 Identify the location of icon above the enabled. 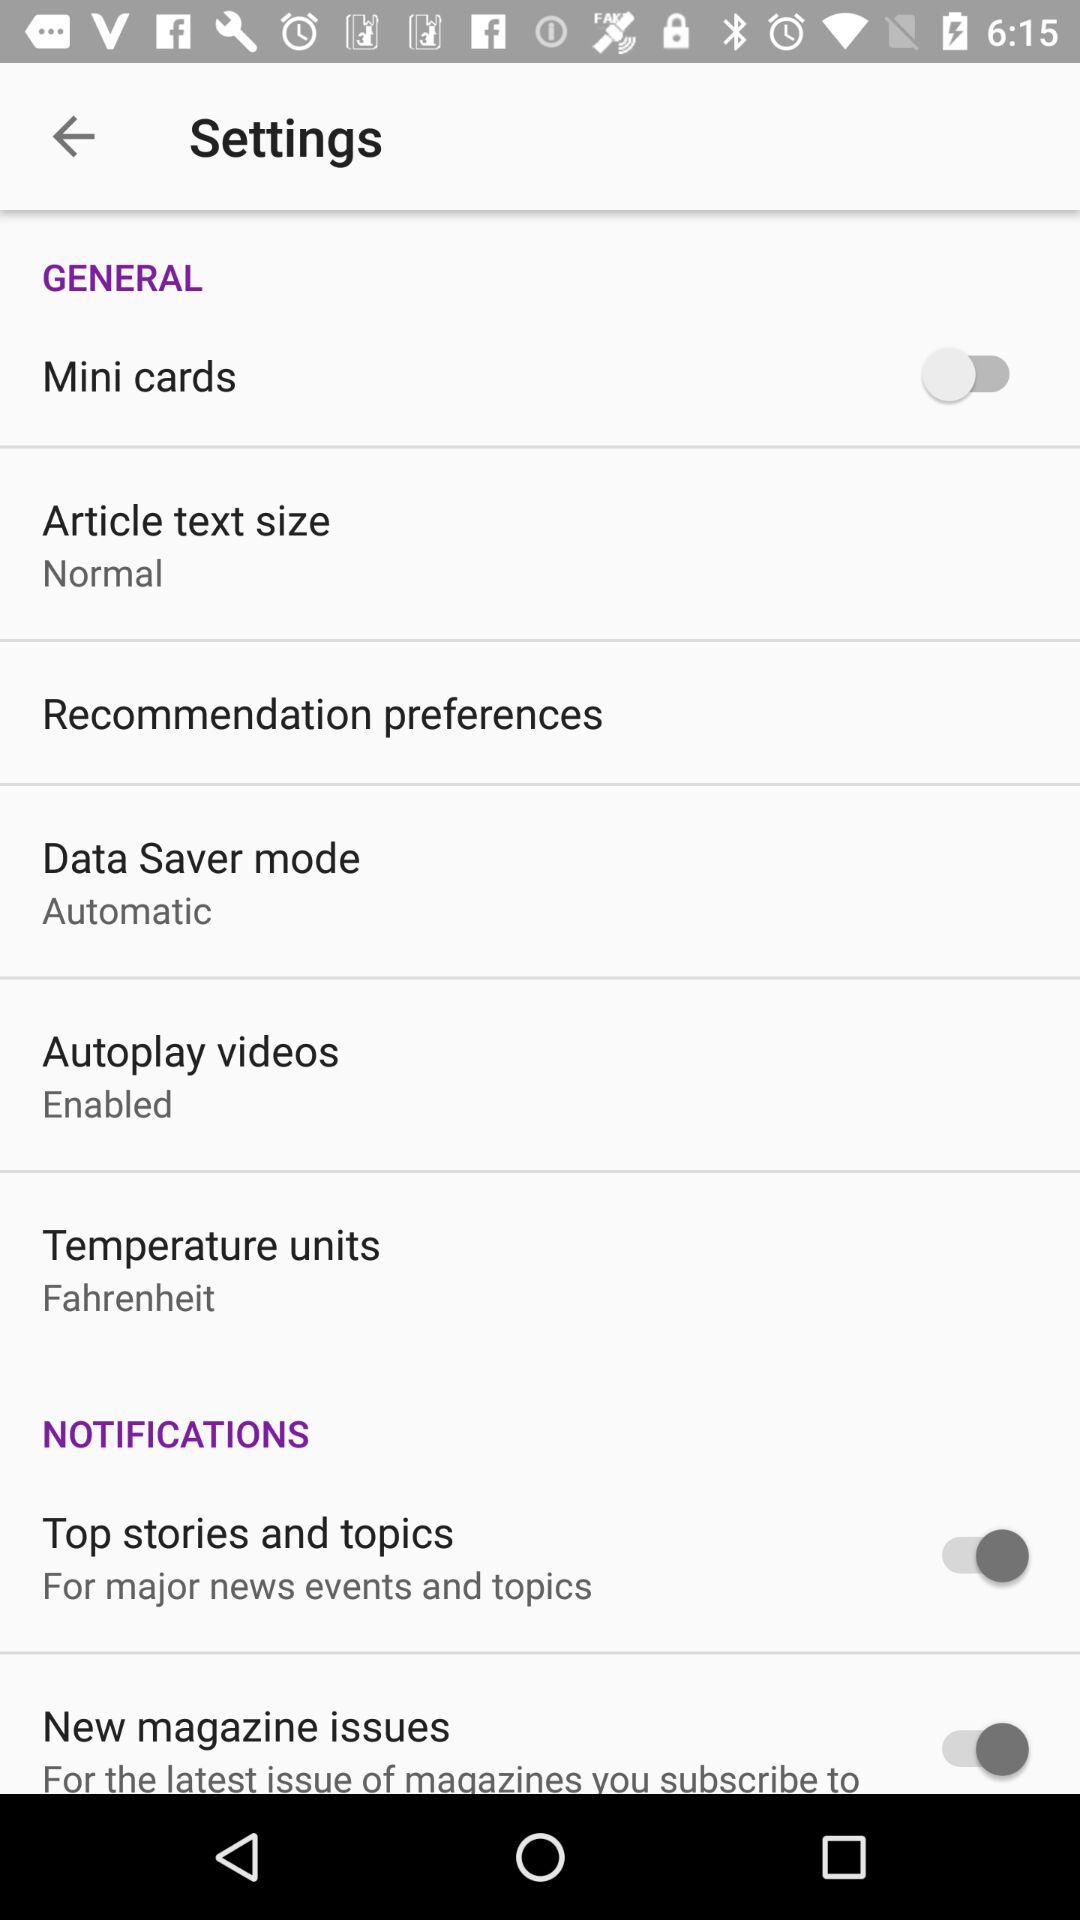
(190, 1049).